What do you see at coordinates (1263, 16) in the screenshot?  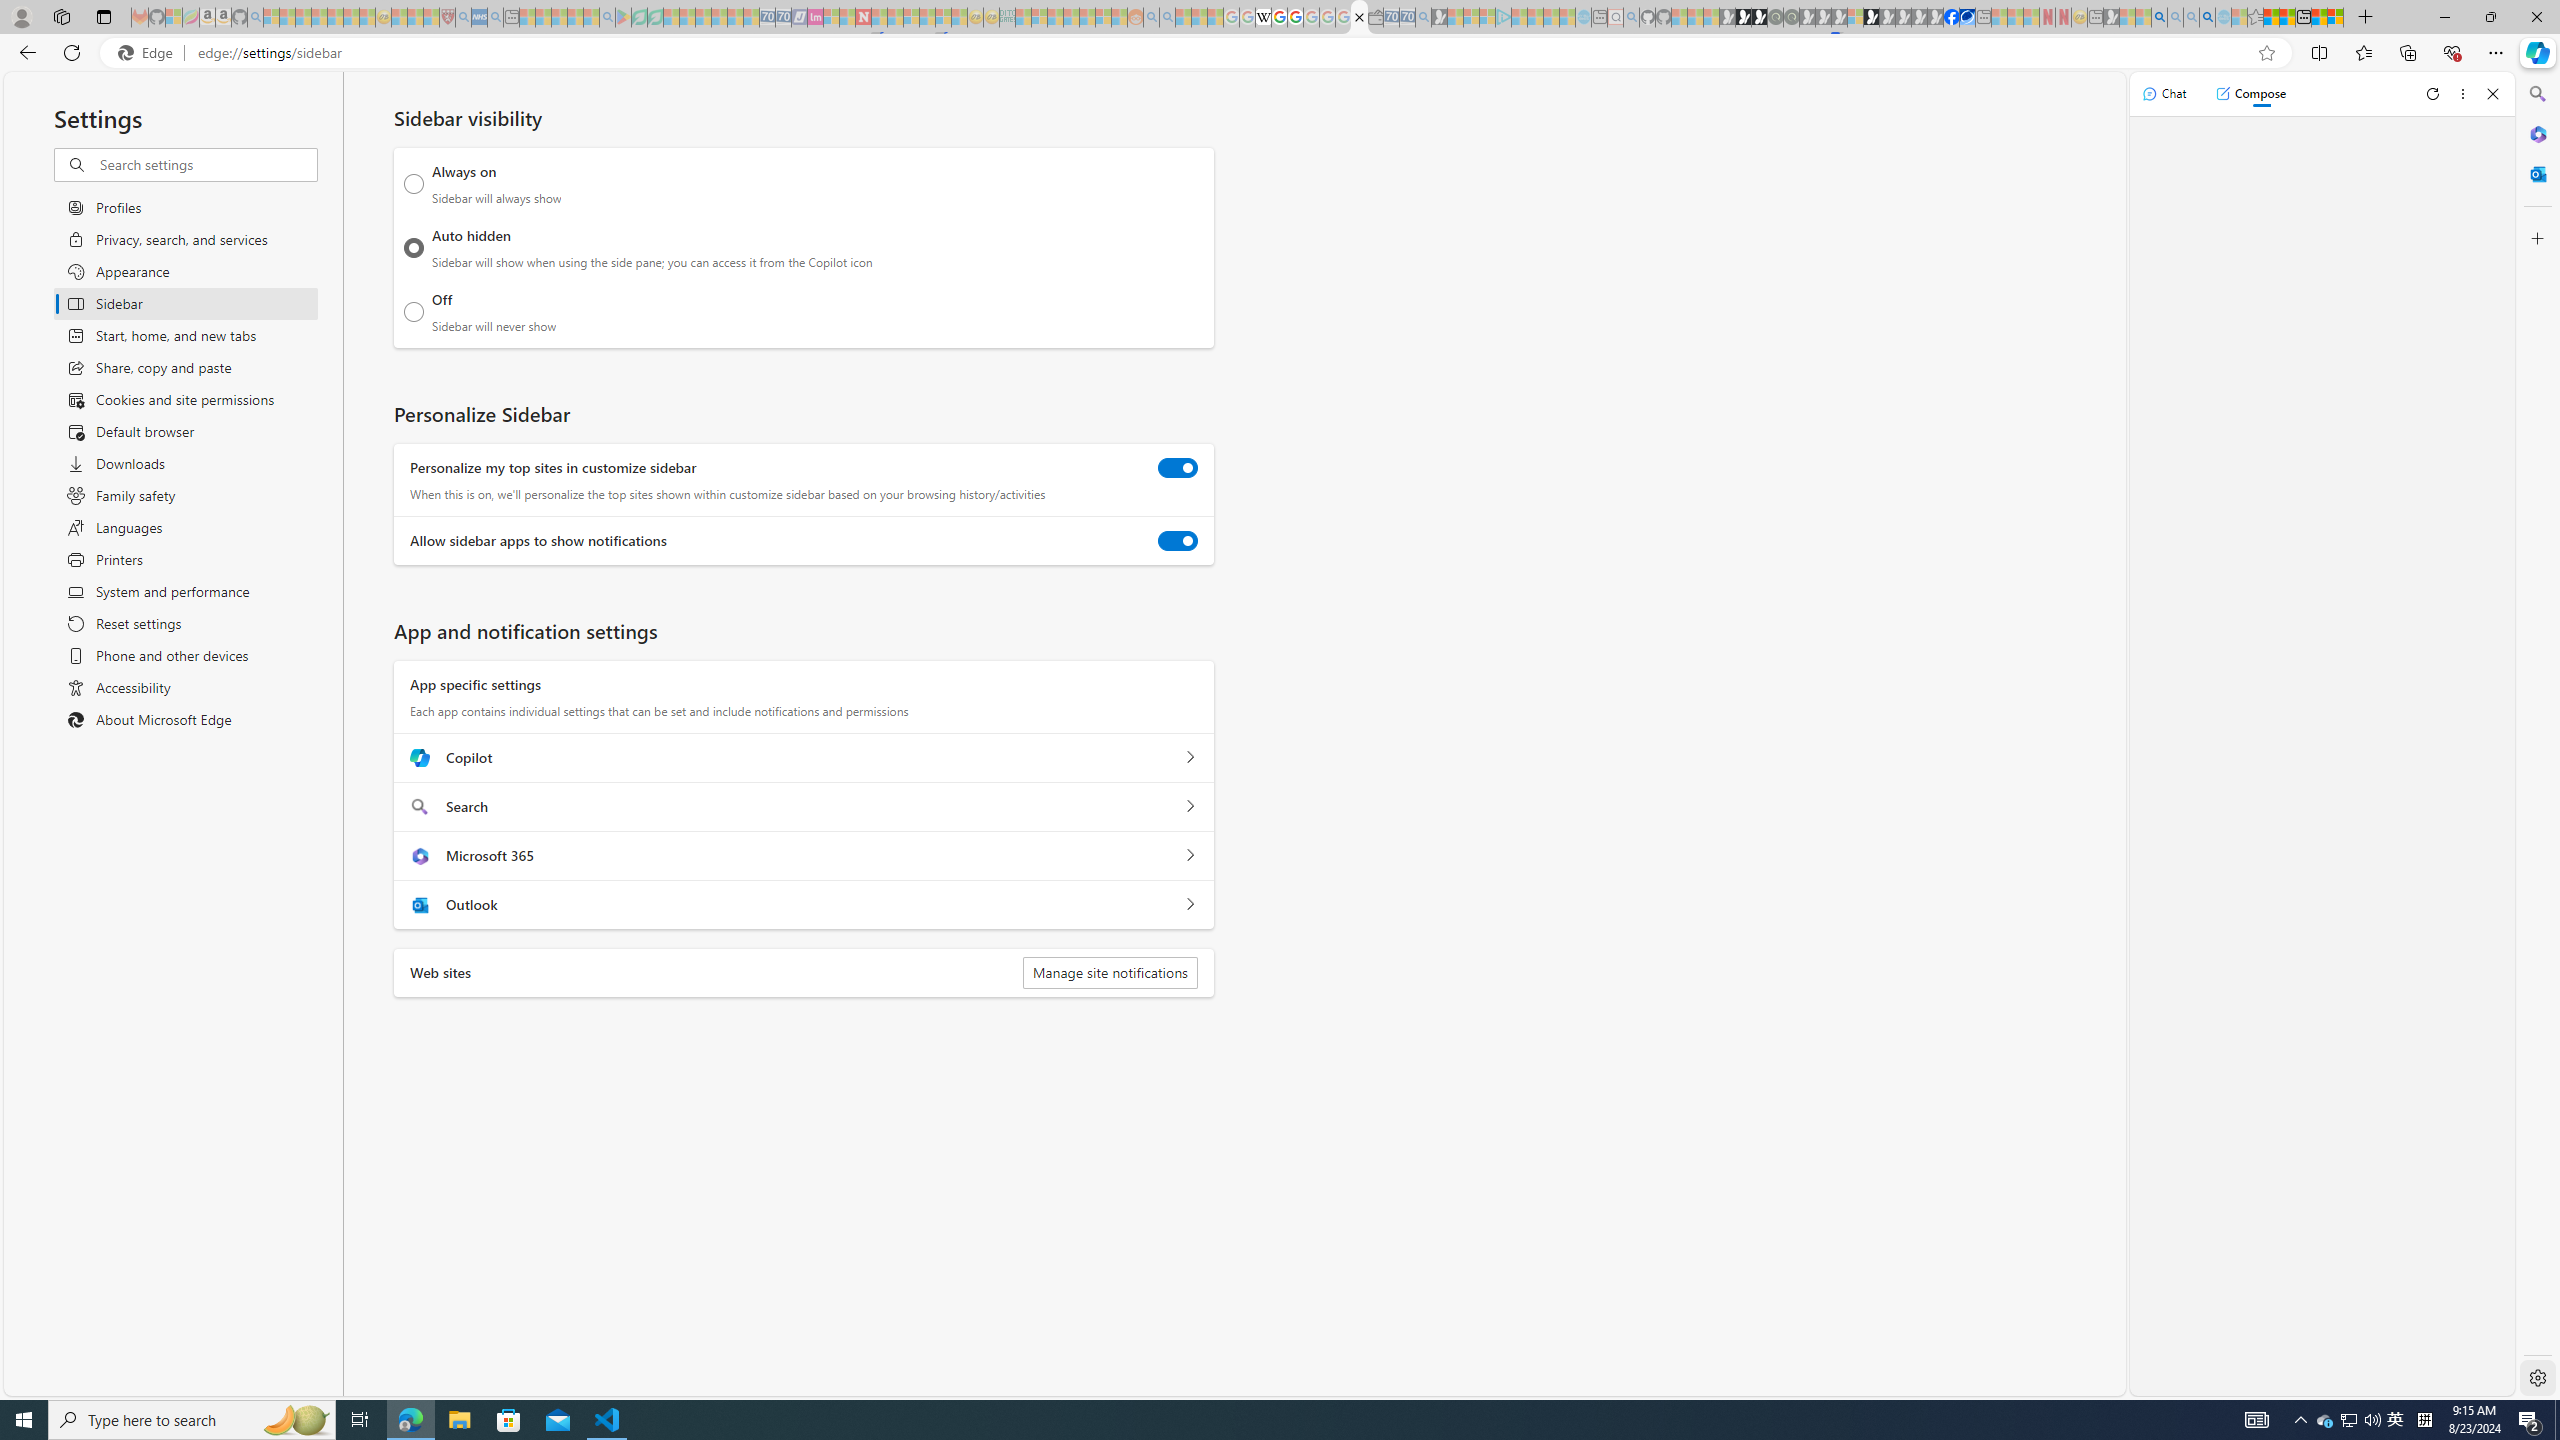 I see `'Target page - Wikipedia'` at bounding box center [1263, 16].